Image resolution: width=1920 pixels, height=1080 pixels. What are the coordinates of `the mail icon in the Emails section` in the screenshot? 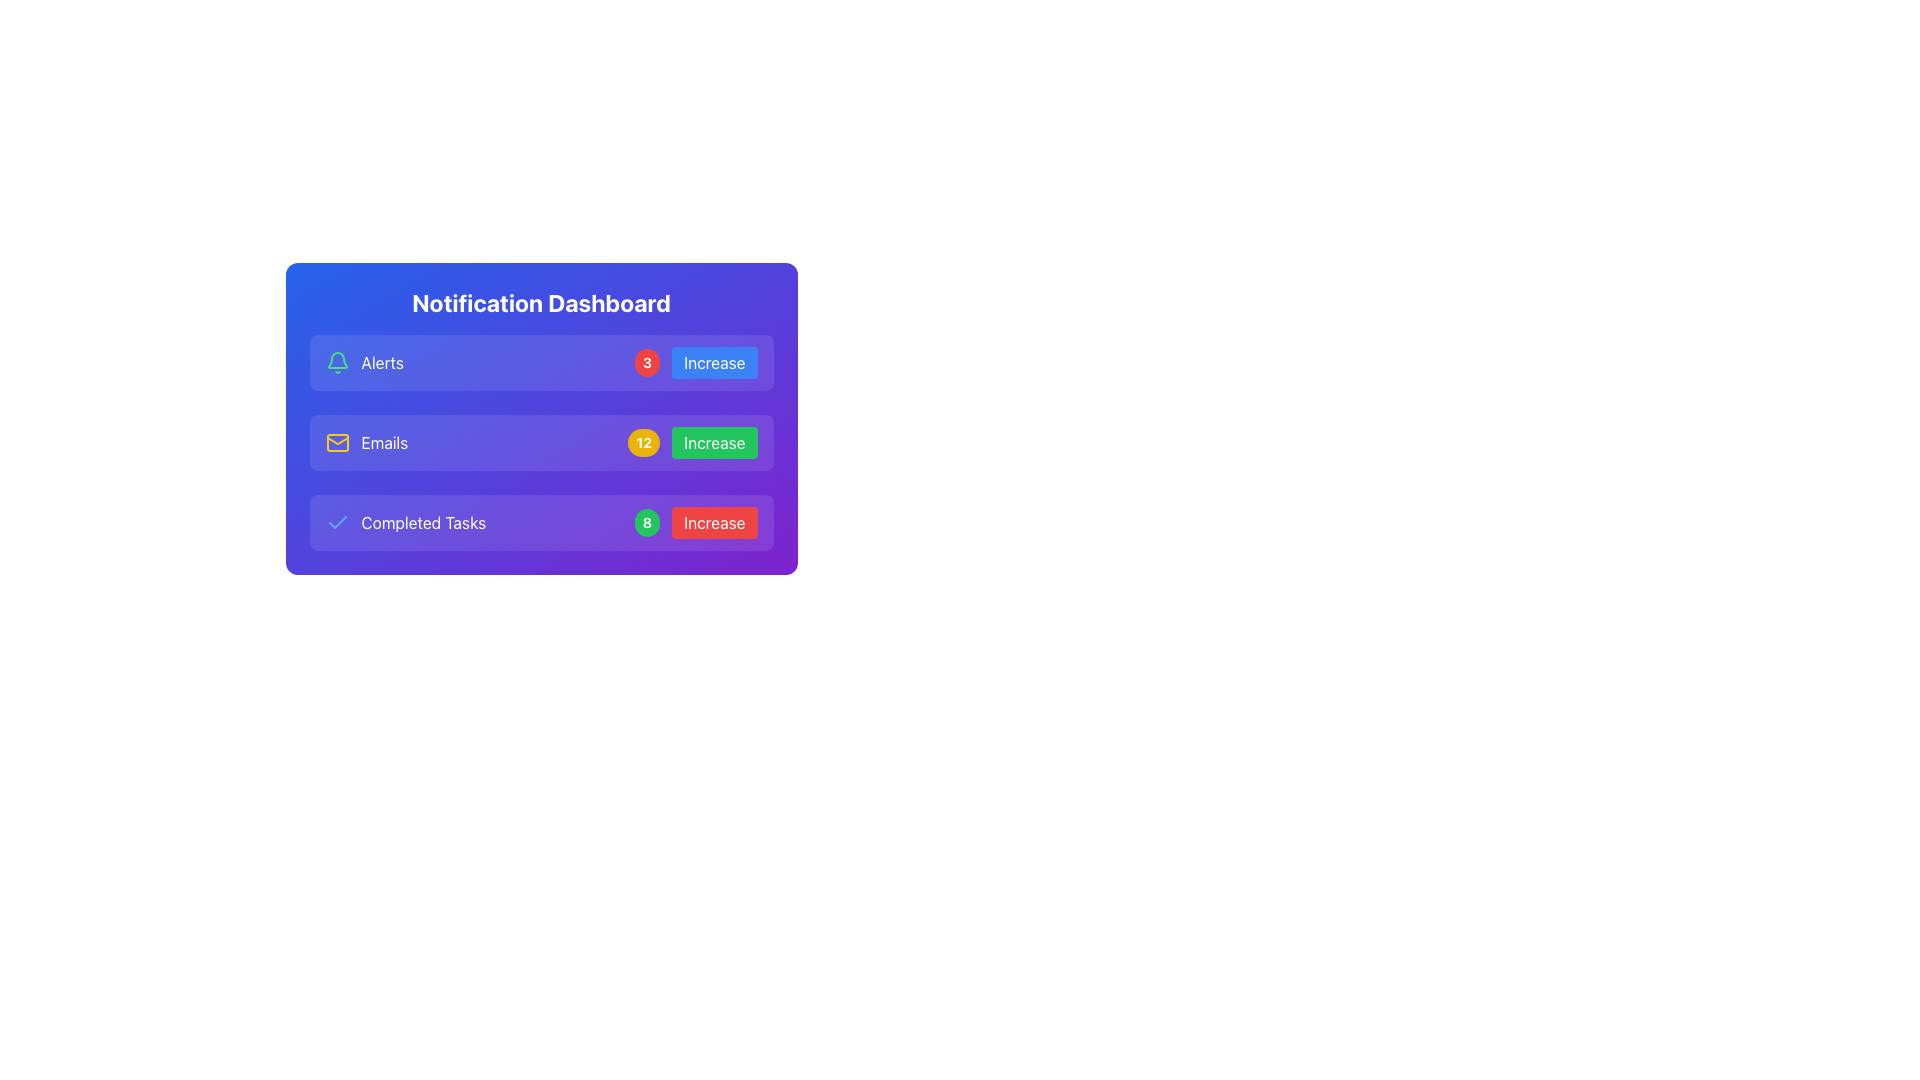 It's located at (337, 442).